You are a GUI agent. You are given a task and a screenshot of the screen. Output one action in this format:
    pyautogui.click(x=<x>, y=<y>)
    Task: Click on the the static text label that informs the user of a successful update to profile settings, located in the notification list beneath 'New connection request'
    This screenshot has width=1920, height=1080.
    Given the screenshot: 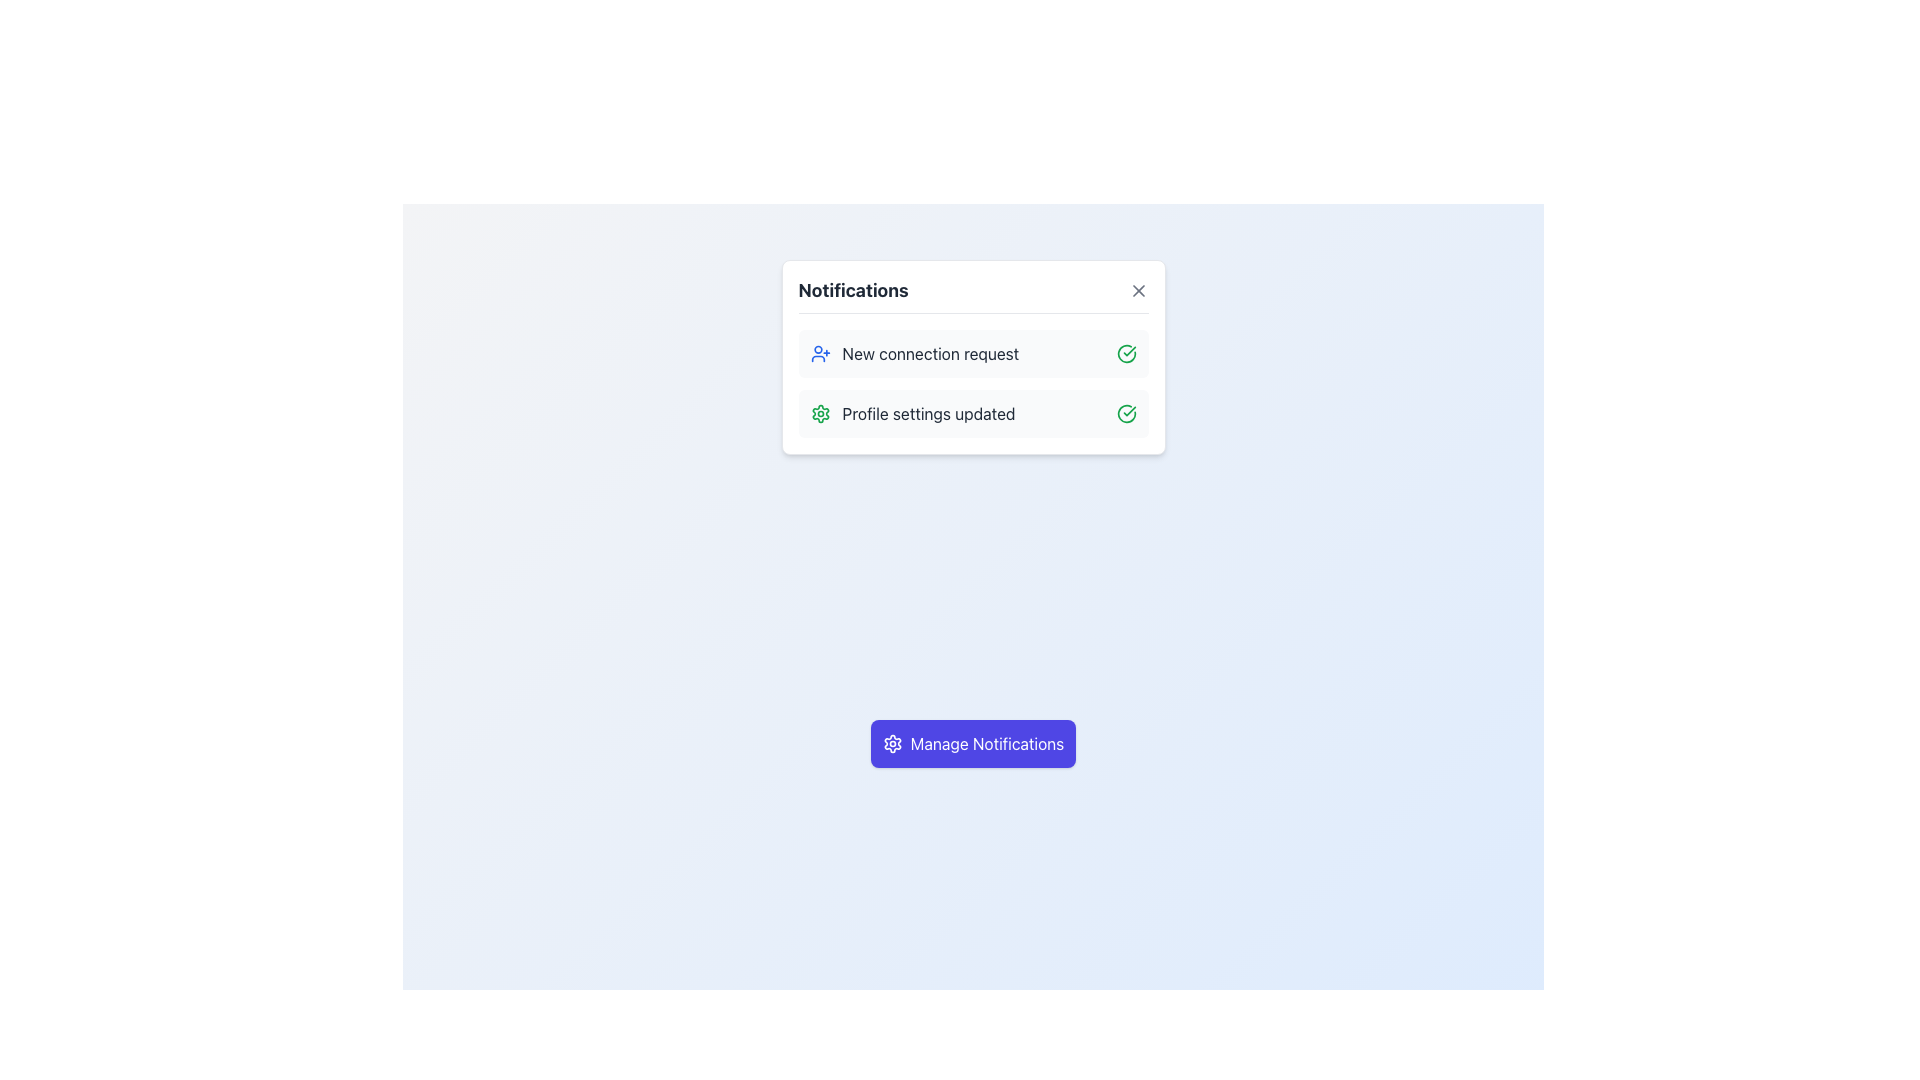 What is the action you would take?
    pyautogui.click(x=927, y=412)
    